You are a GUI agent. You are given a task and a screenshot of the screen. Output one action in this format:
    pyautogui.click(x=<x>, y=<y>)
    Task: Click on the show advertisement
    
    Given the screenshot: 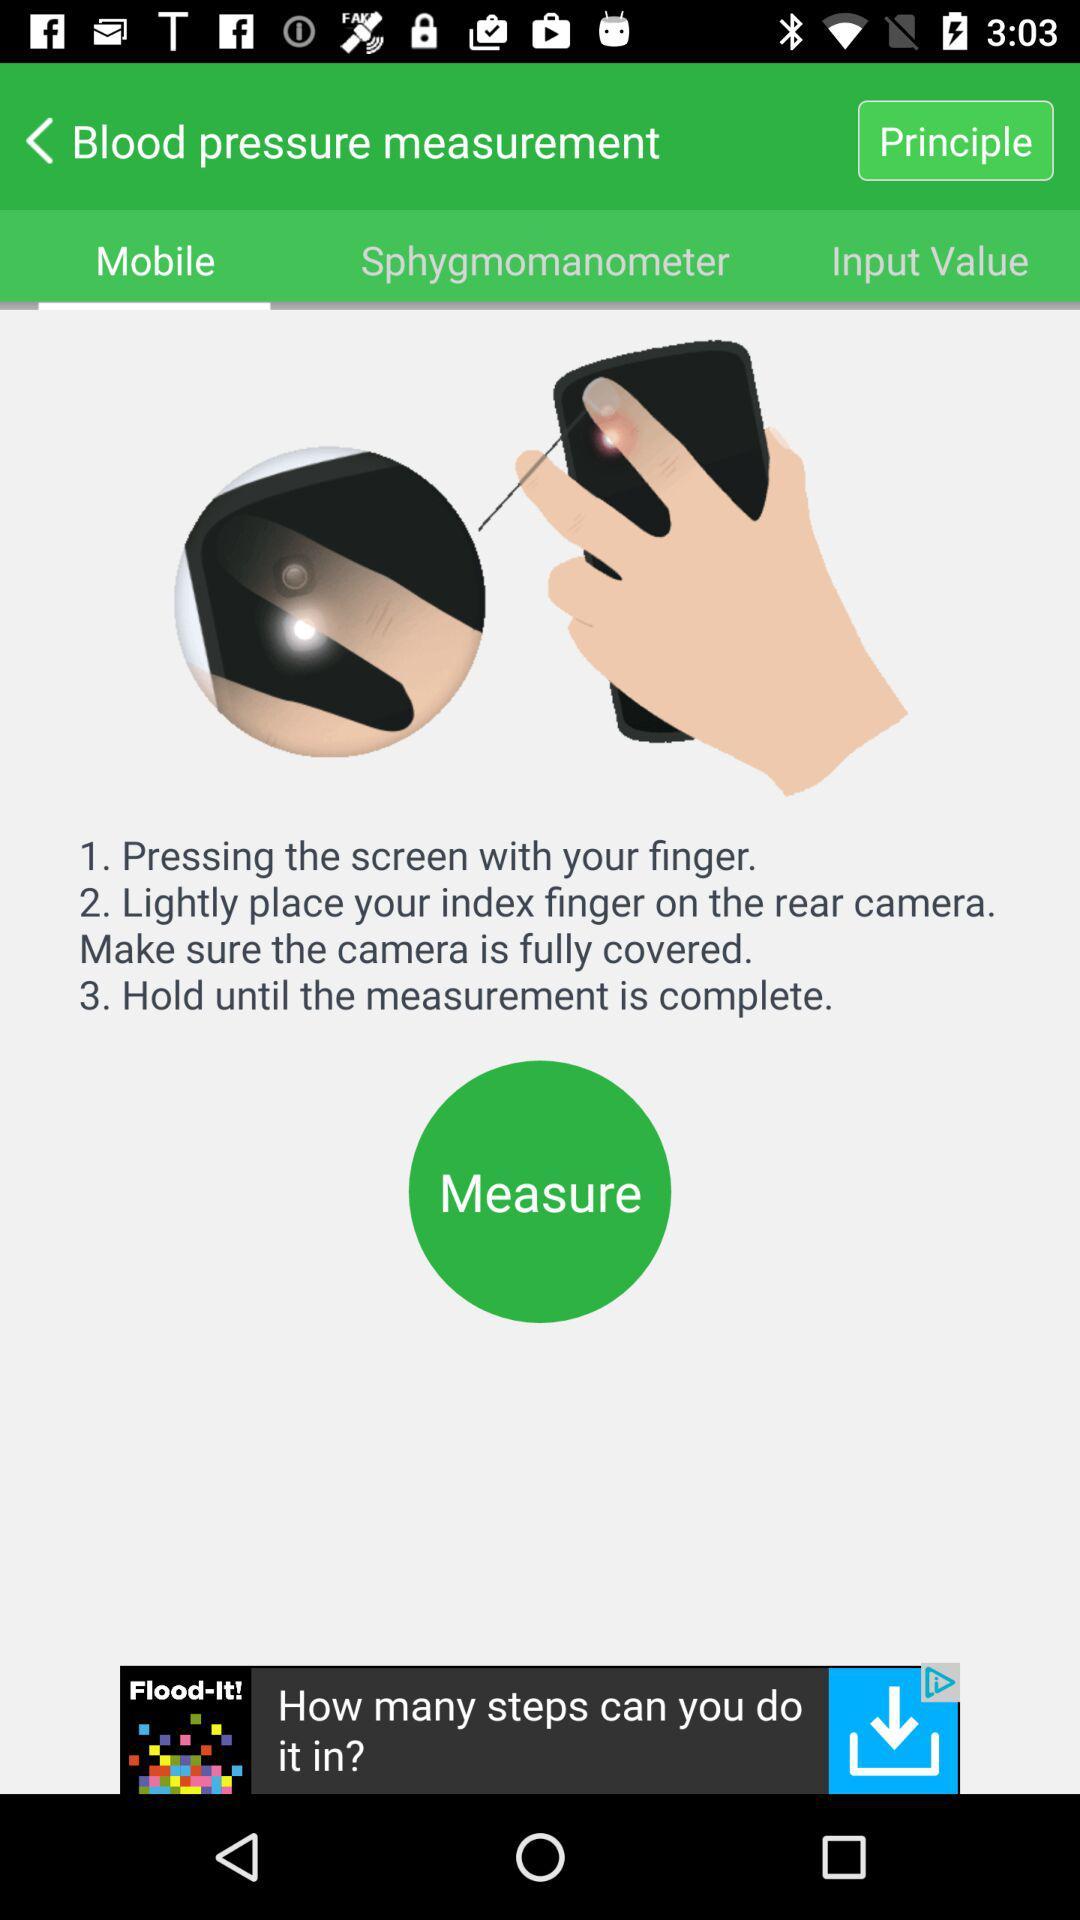 What is the action you would take?
    pyautogui.click(x=540, y=1727)
    